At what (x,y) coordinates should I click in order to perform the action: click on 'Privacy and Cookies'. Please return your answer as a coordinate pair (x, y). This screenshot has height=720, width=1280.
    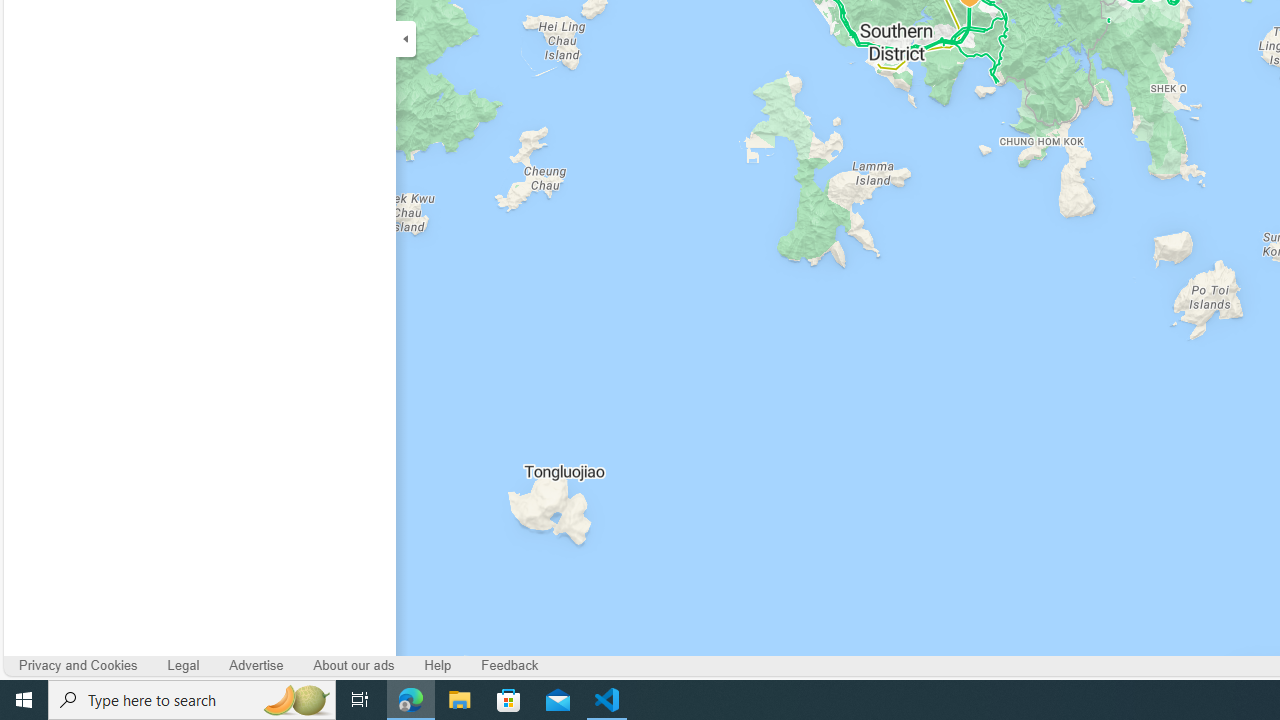
    Looking at the image, I should click on (78, 665).